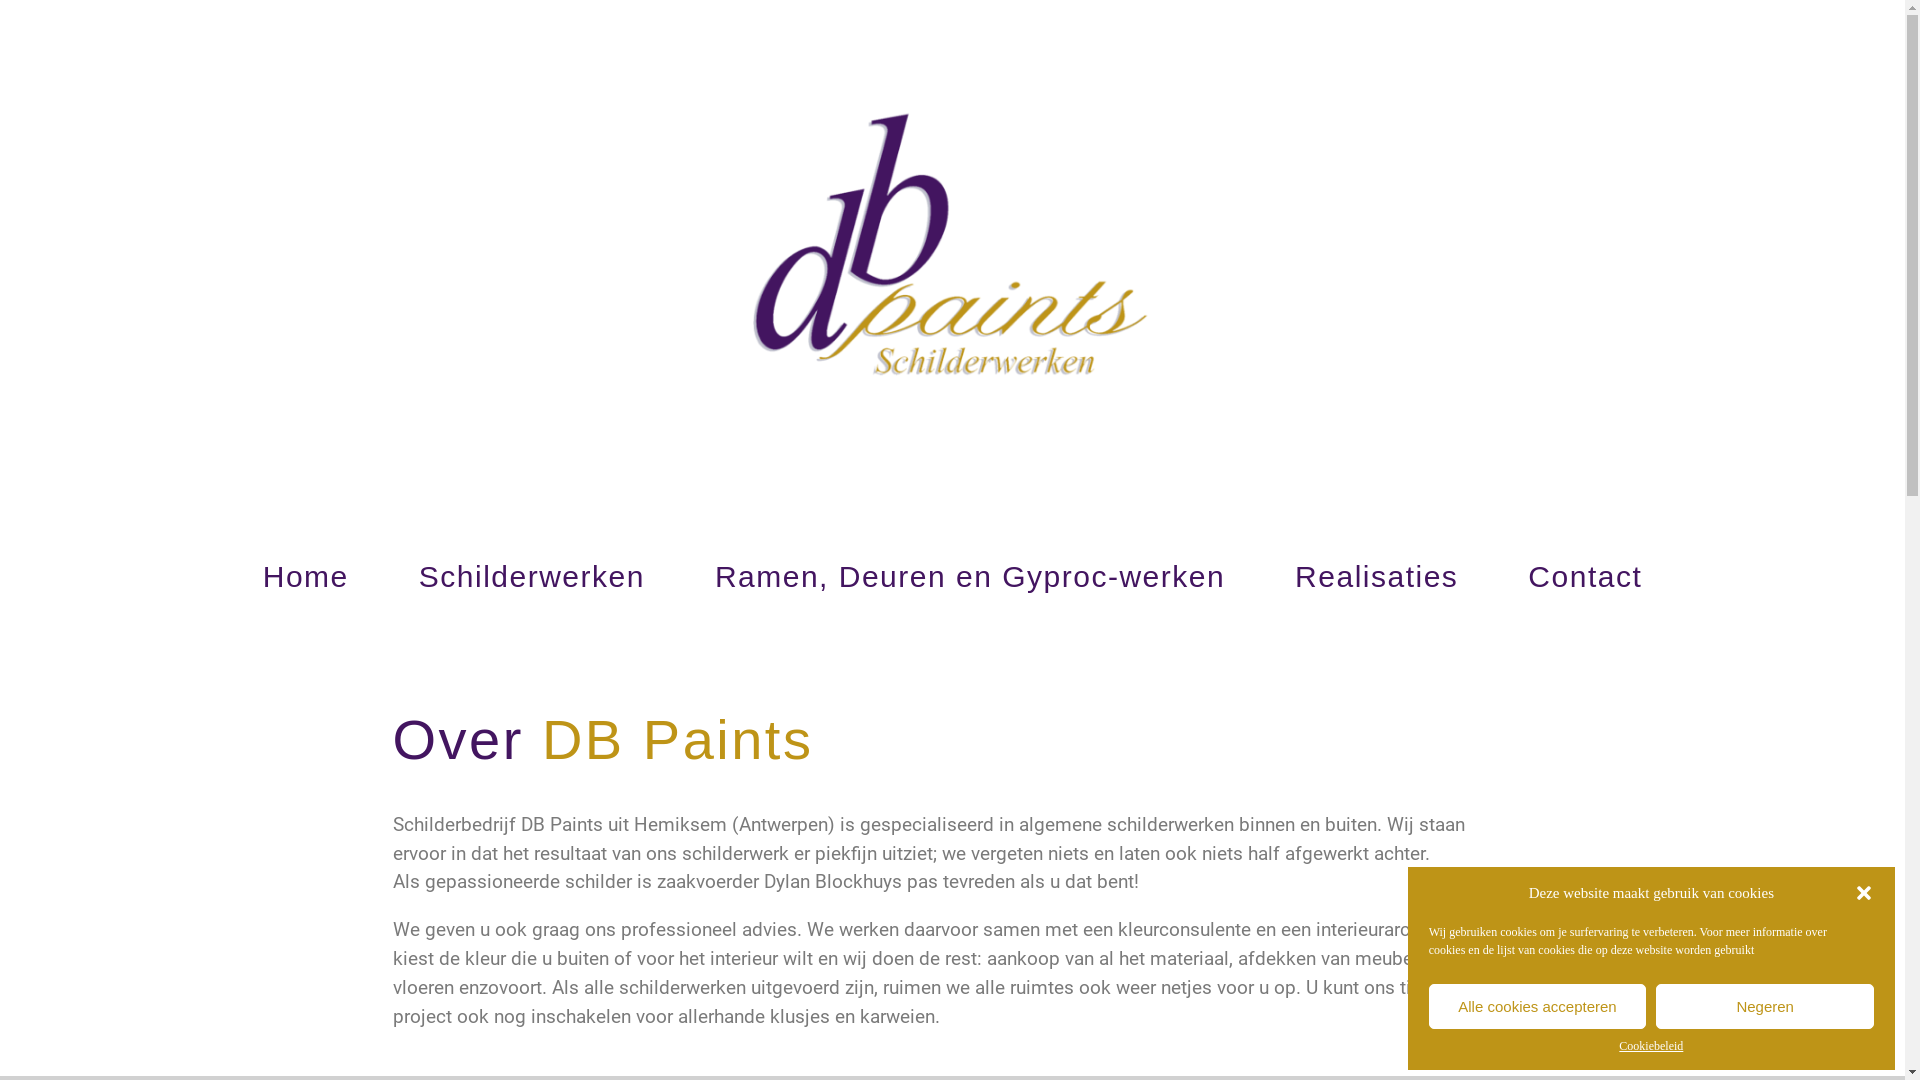 Image resolution: width=1920 pixels, height=1080 pixels. I want to click on 'Cookiebeleid', so click(1651, 1045).